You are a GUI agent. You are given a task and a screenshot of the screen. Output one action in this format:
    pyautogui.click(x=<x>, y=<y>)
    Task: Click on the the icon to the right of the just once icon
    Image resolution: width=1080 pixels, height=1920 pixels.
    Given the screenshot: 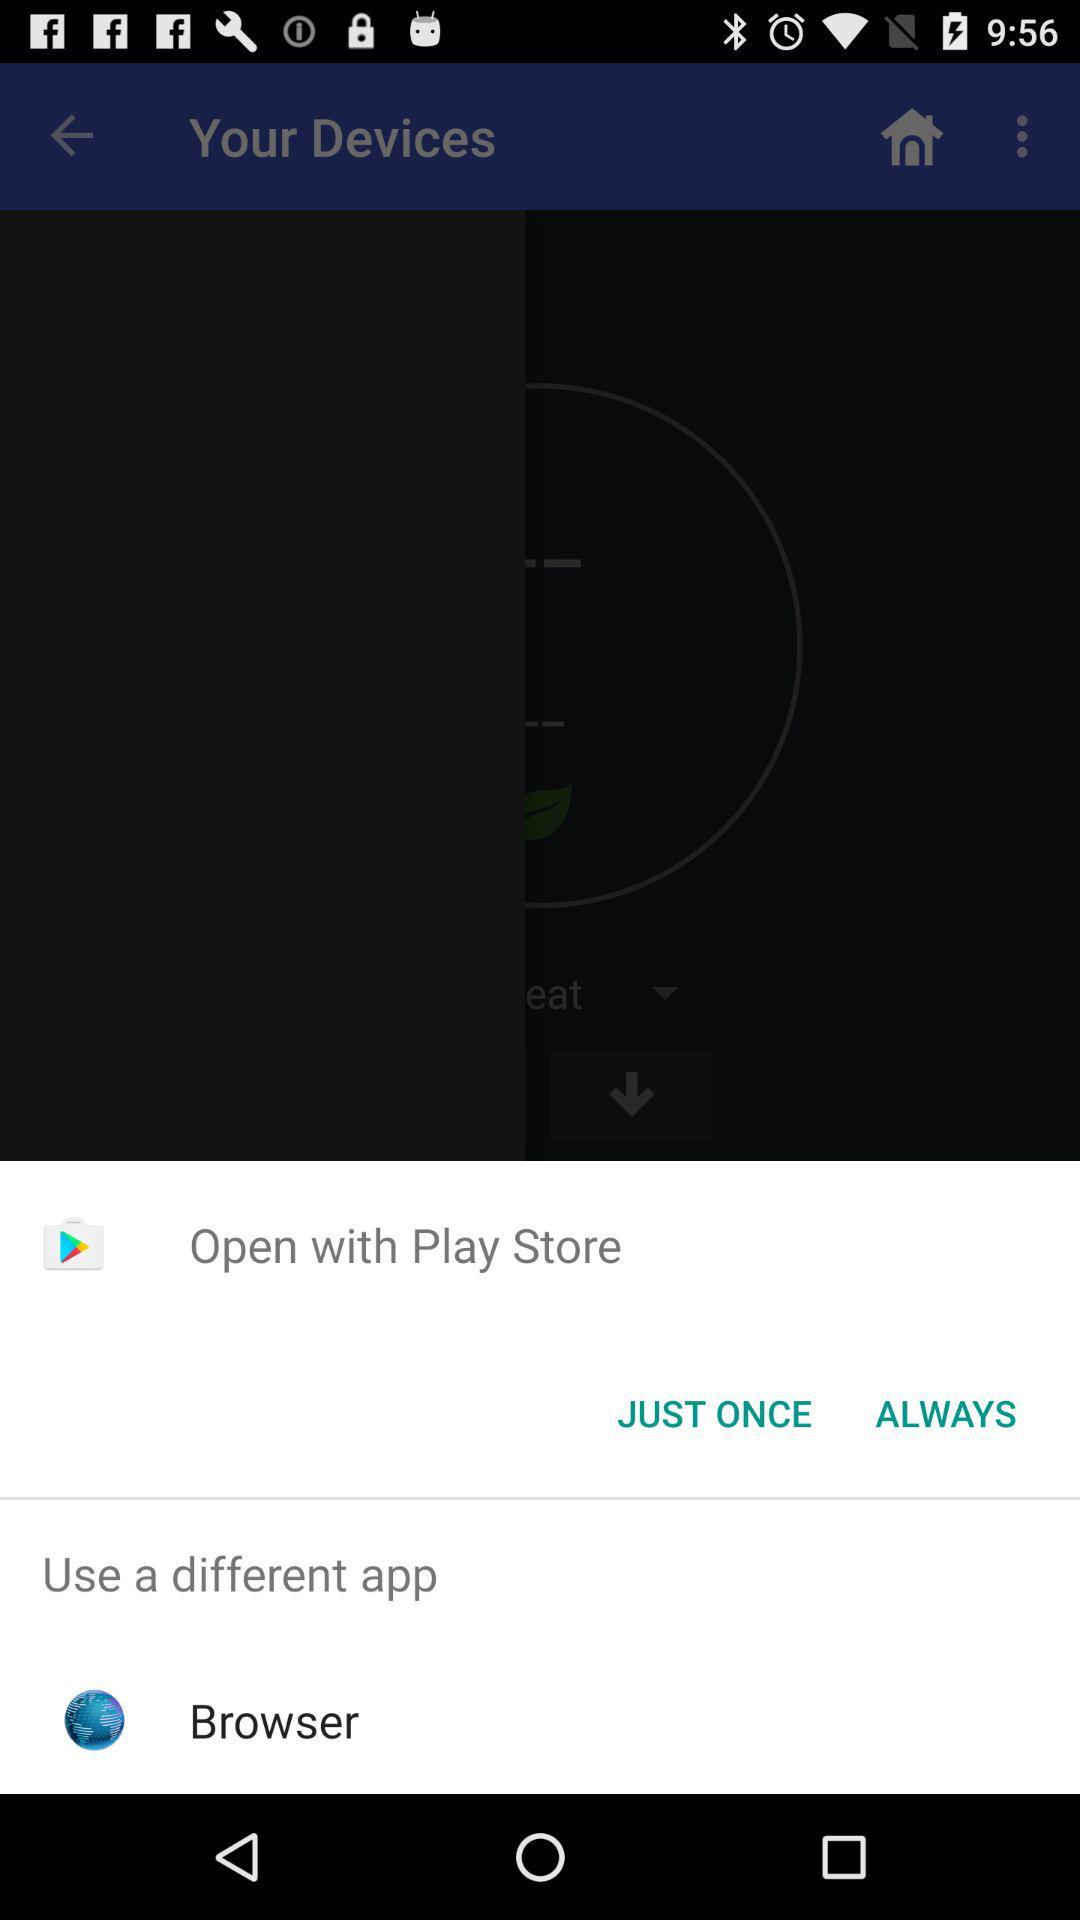 What is the action you would take?
    pyautogui.click(x=945, y=1411)
    